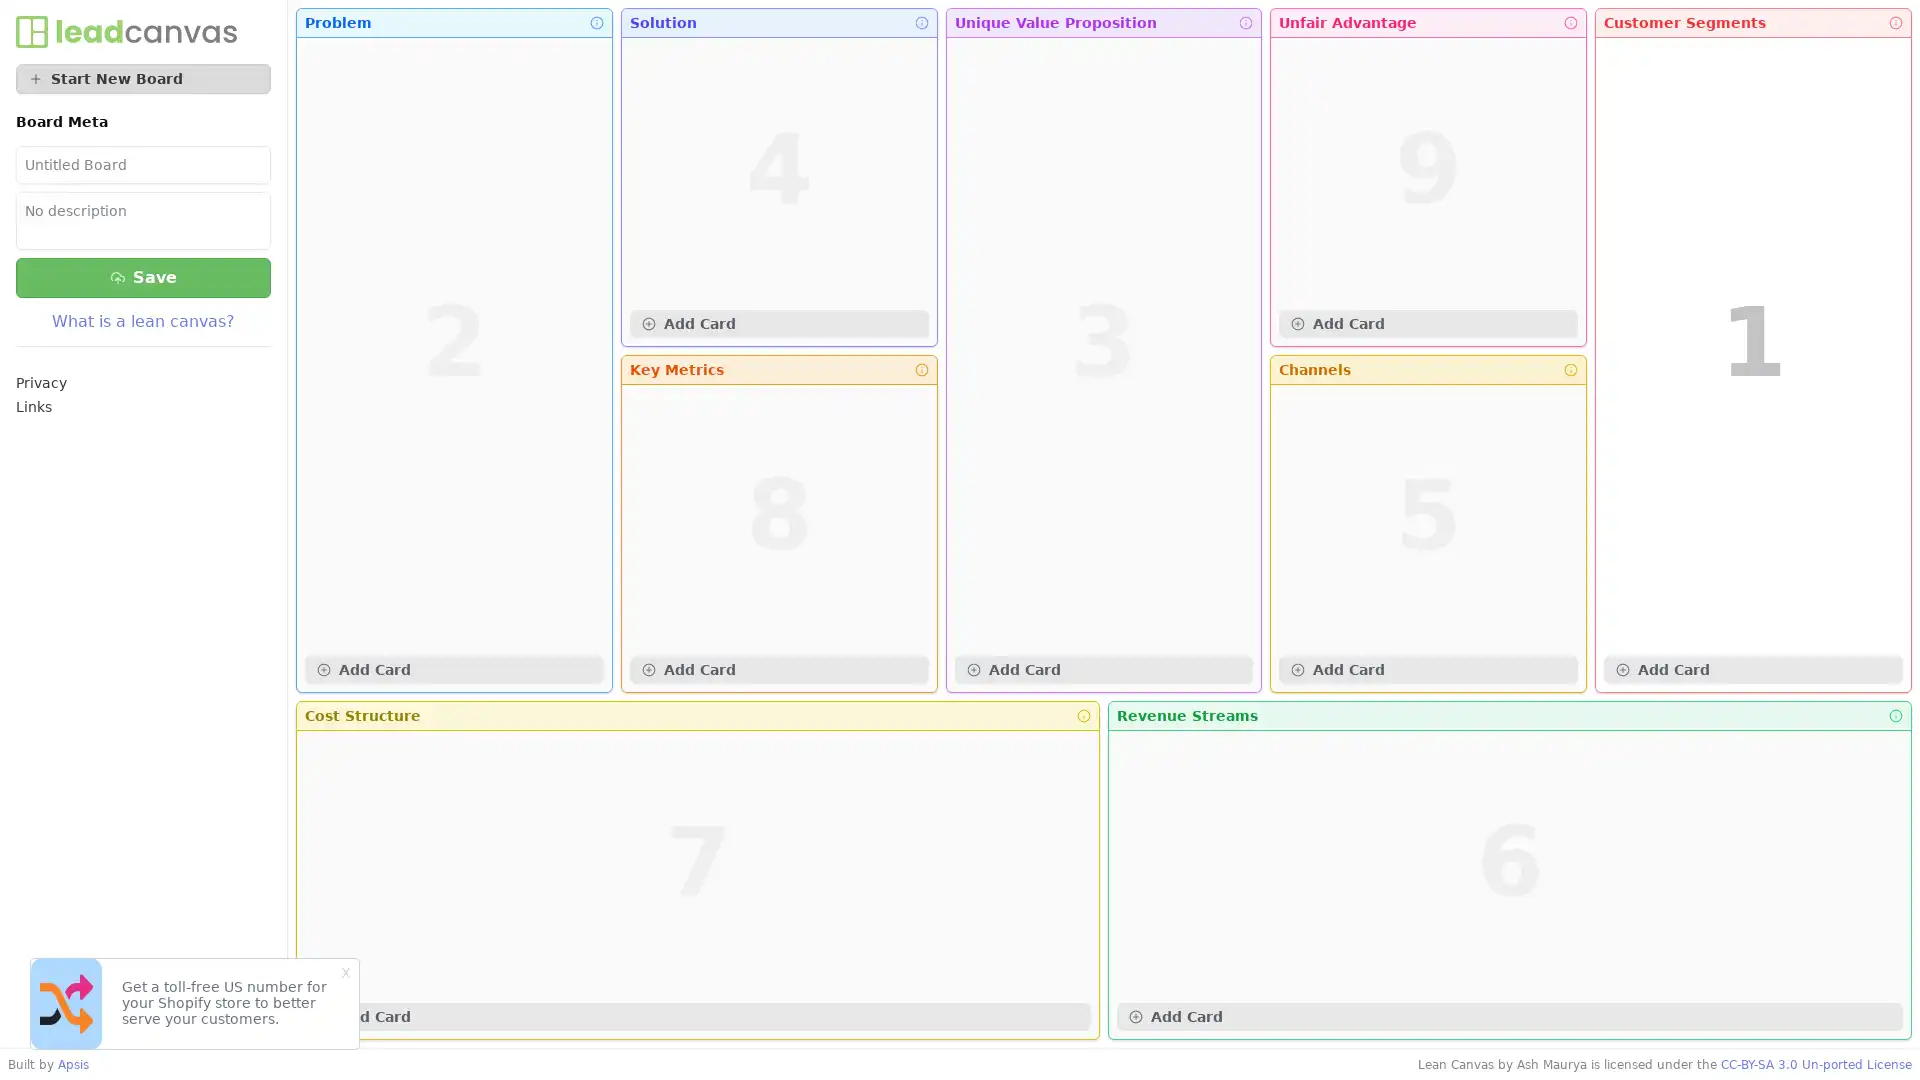 The height and width of the screenshot is (1080, 1920). What do you see at coordinates (142, 277) in the screenshot?
I see `Save` at bounding box center [142, 277].